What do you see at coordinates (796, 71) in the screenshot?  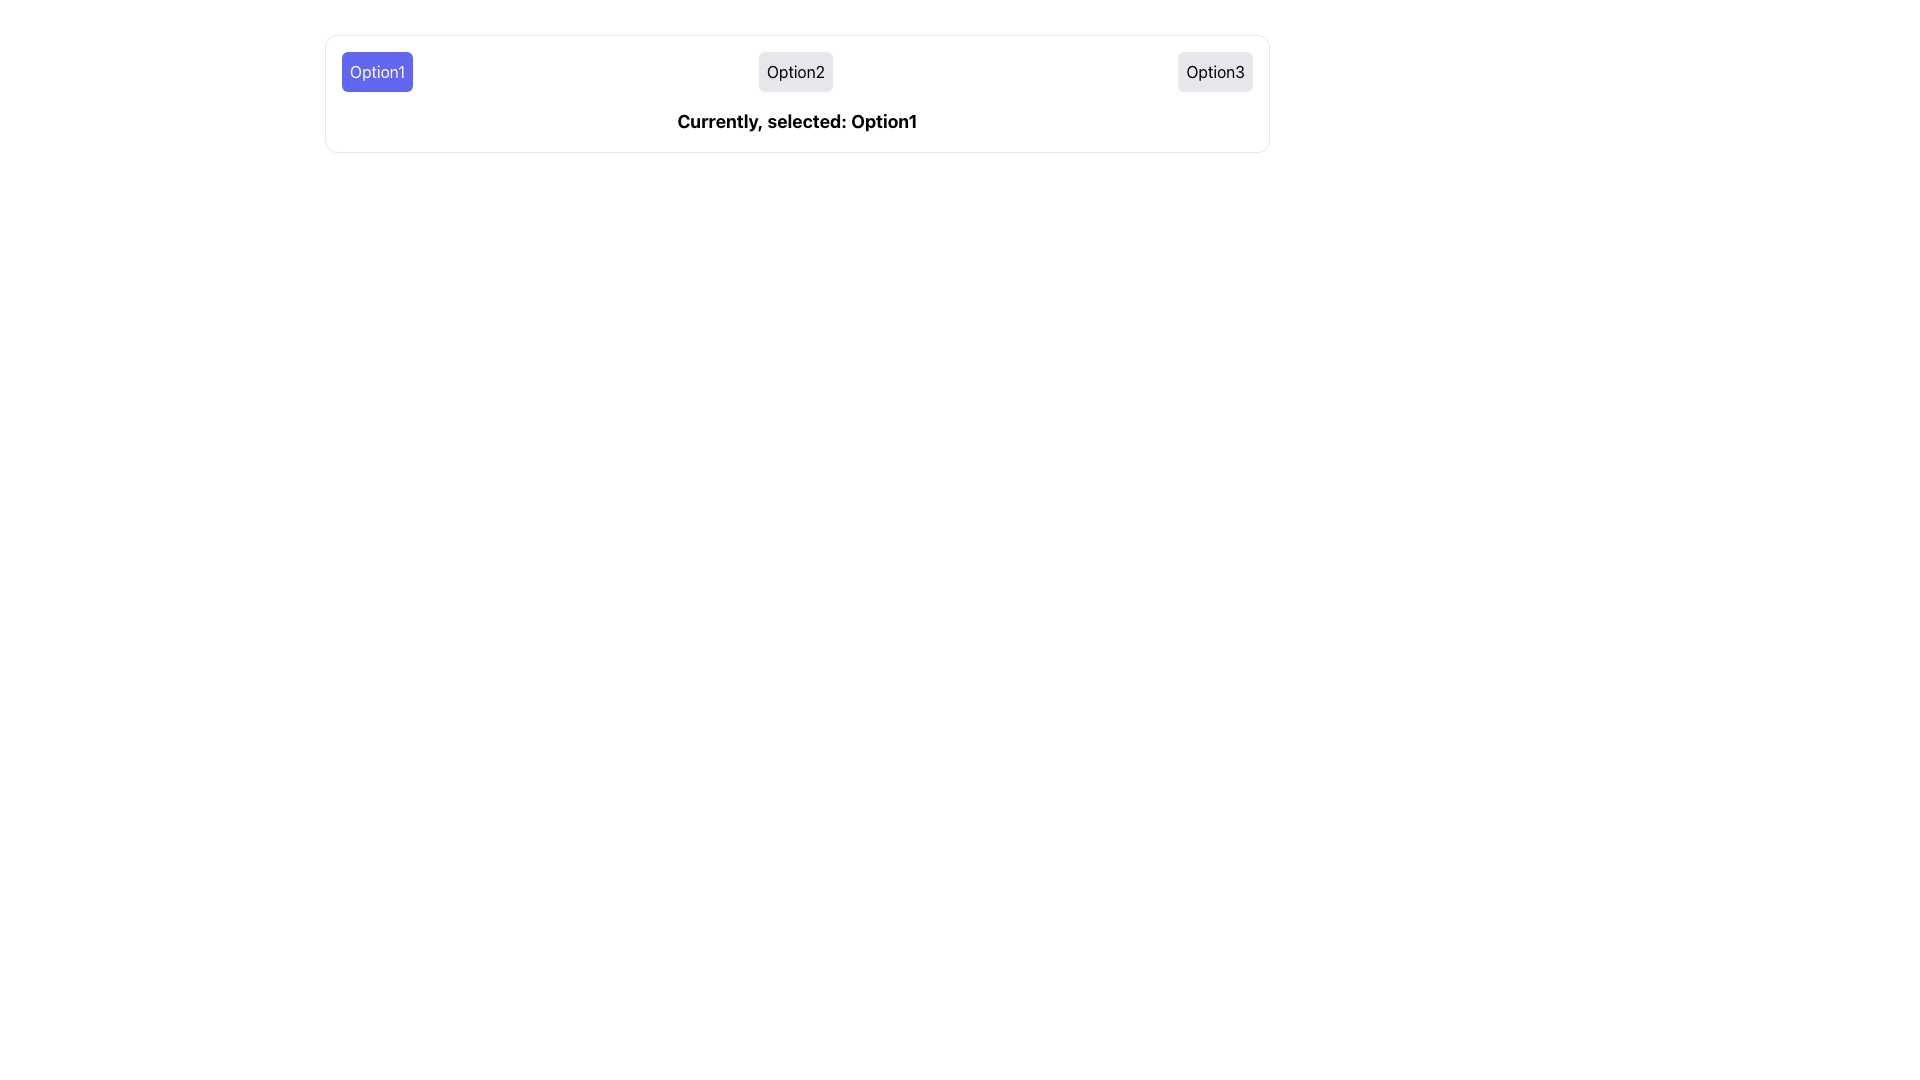 I see `the group of clickable text elements that serves as a navigation or selection bar for 'Option1', 'Option2', and 'Option3'` at bounding box center [796, 71].